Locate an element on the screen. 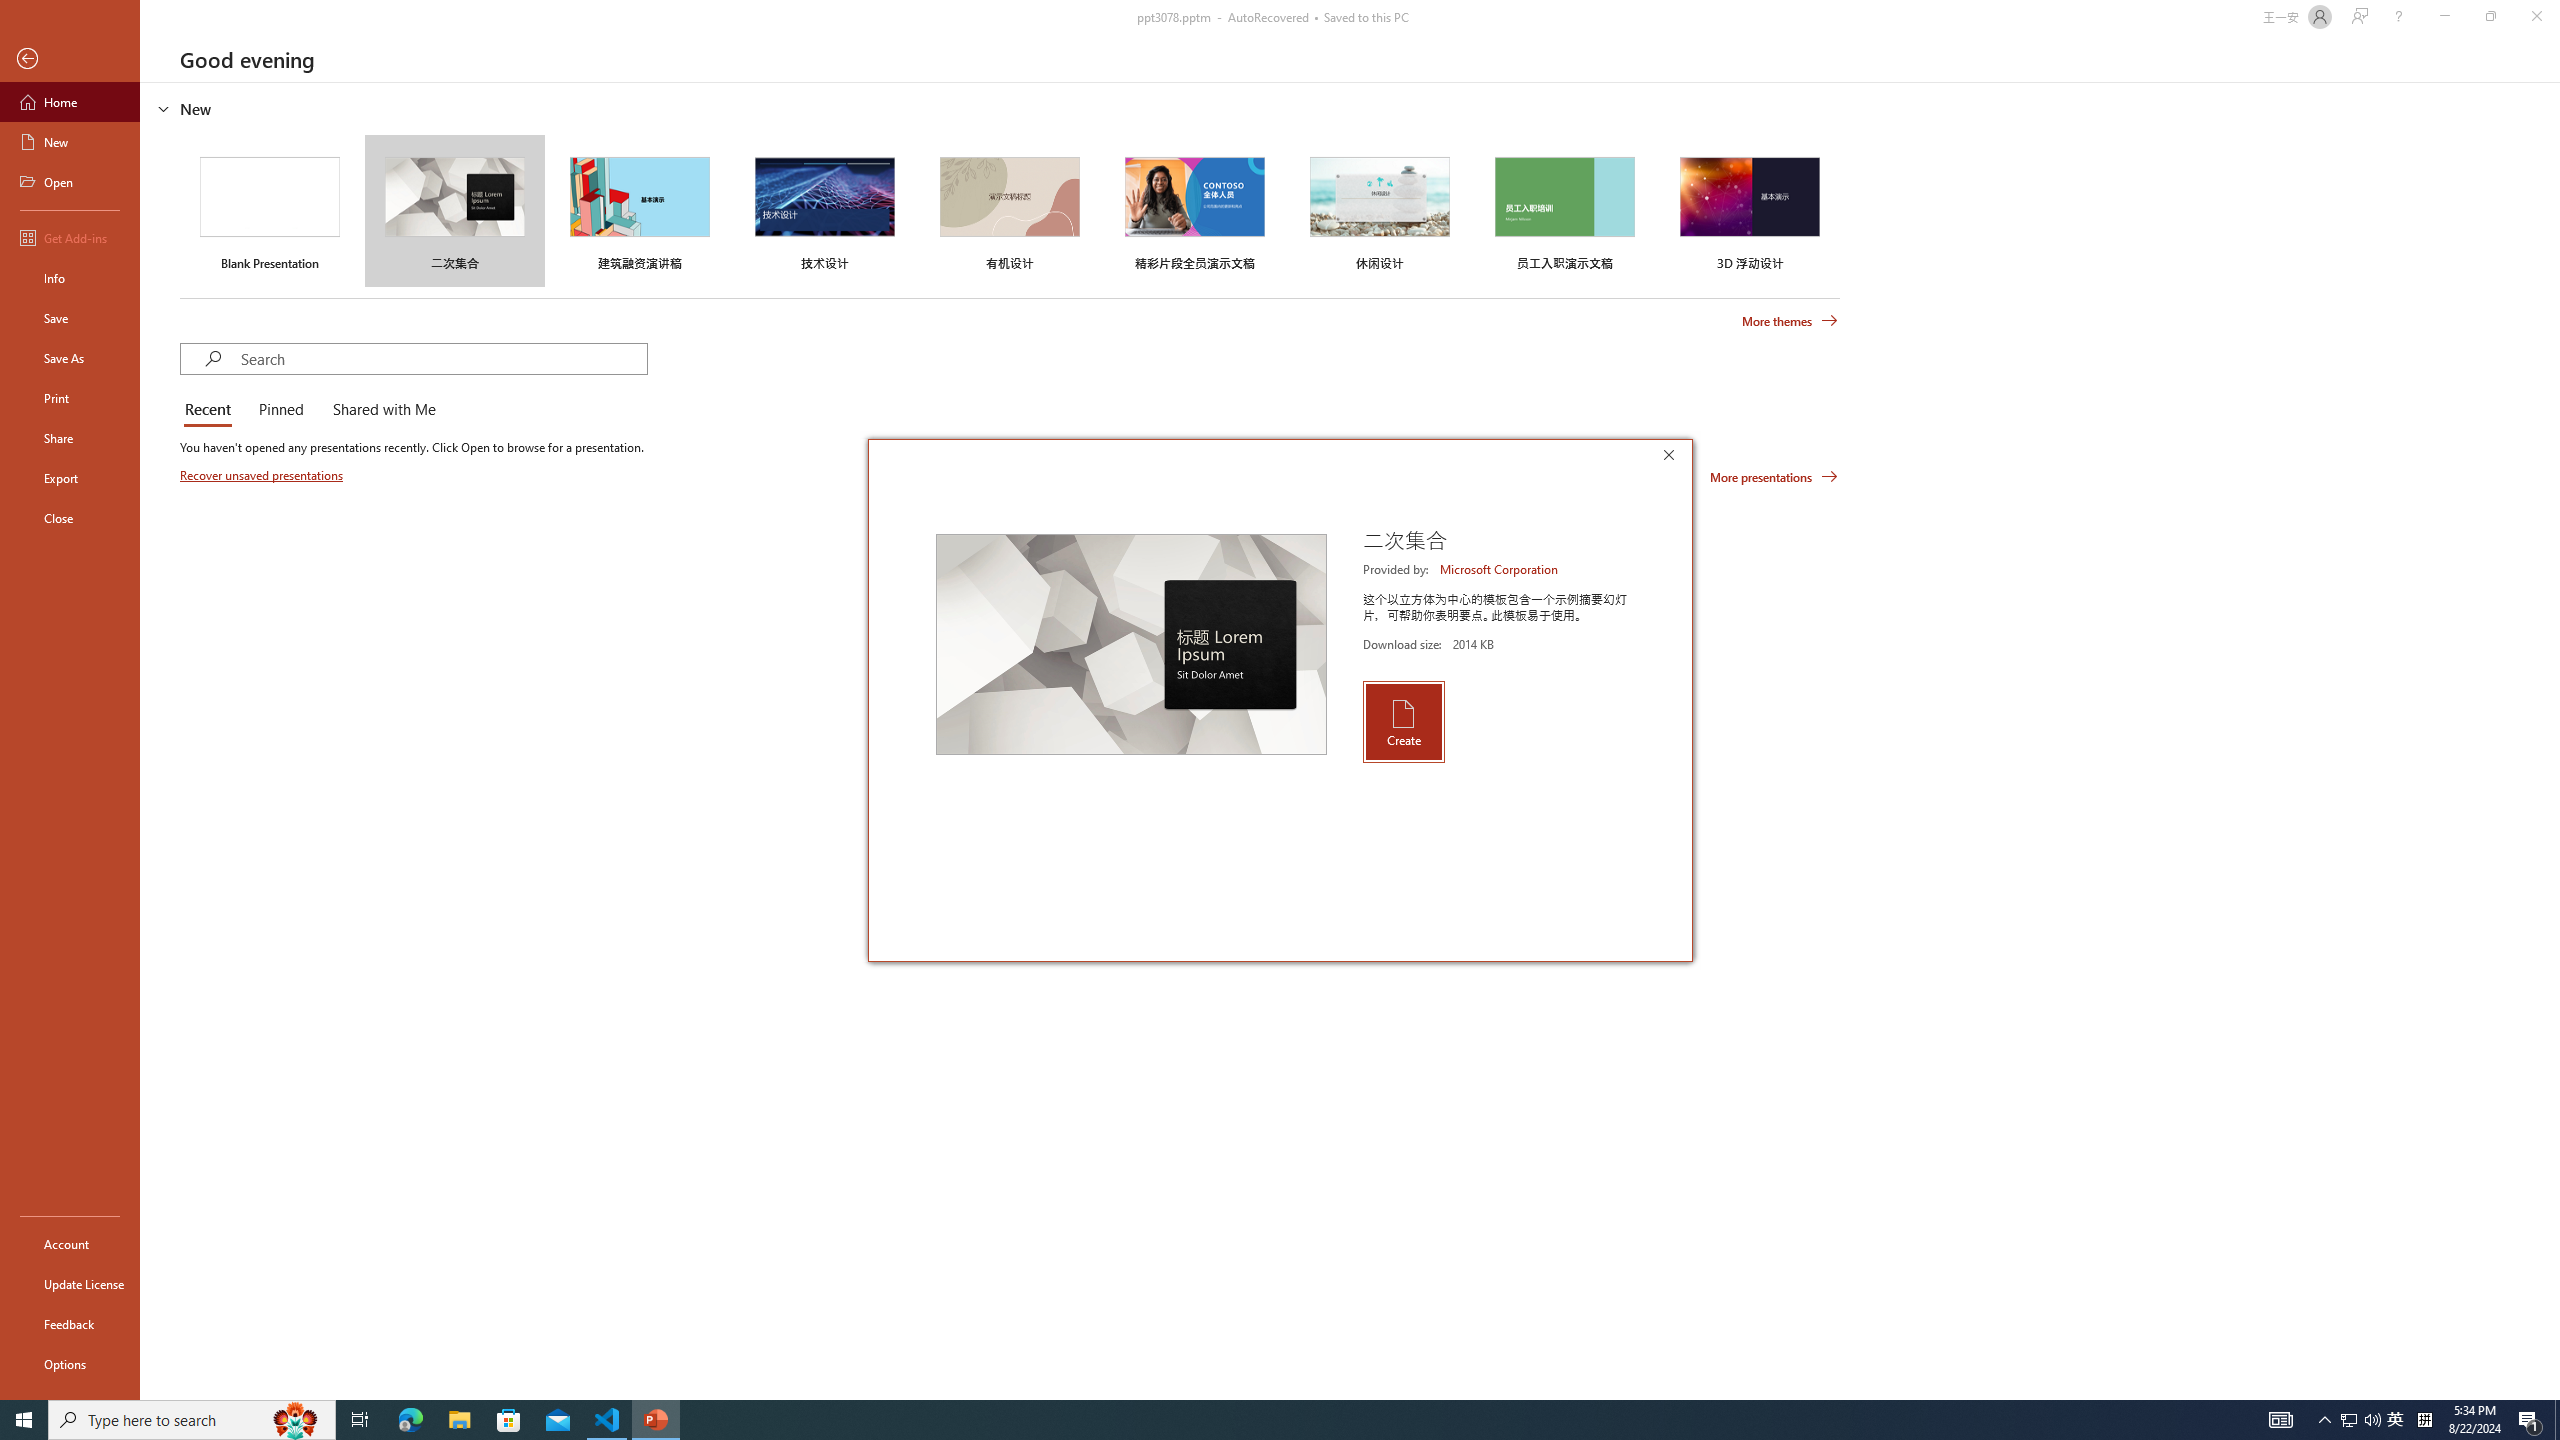 The image size is (2560, 1440). 'New' is located at coordinates (69, 141).